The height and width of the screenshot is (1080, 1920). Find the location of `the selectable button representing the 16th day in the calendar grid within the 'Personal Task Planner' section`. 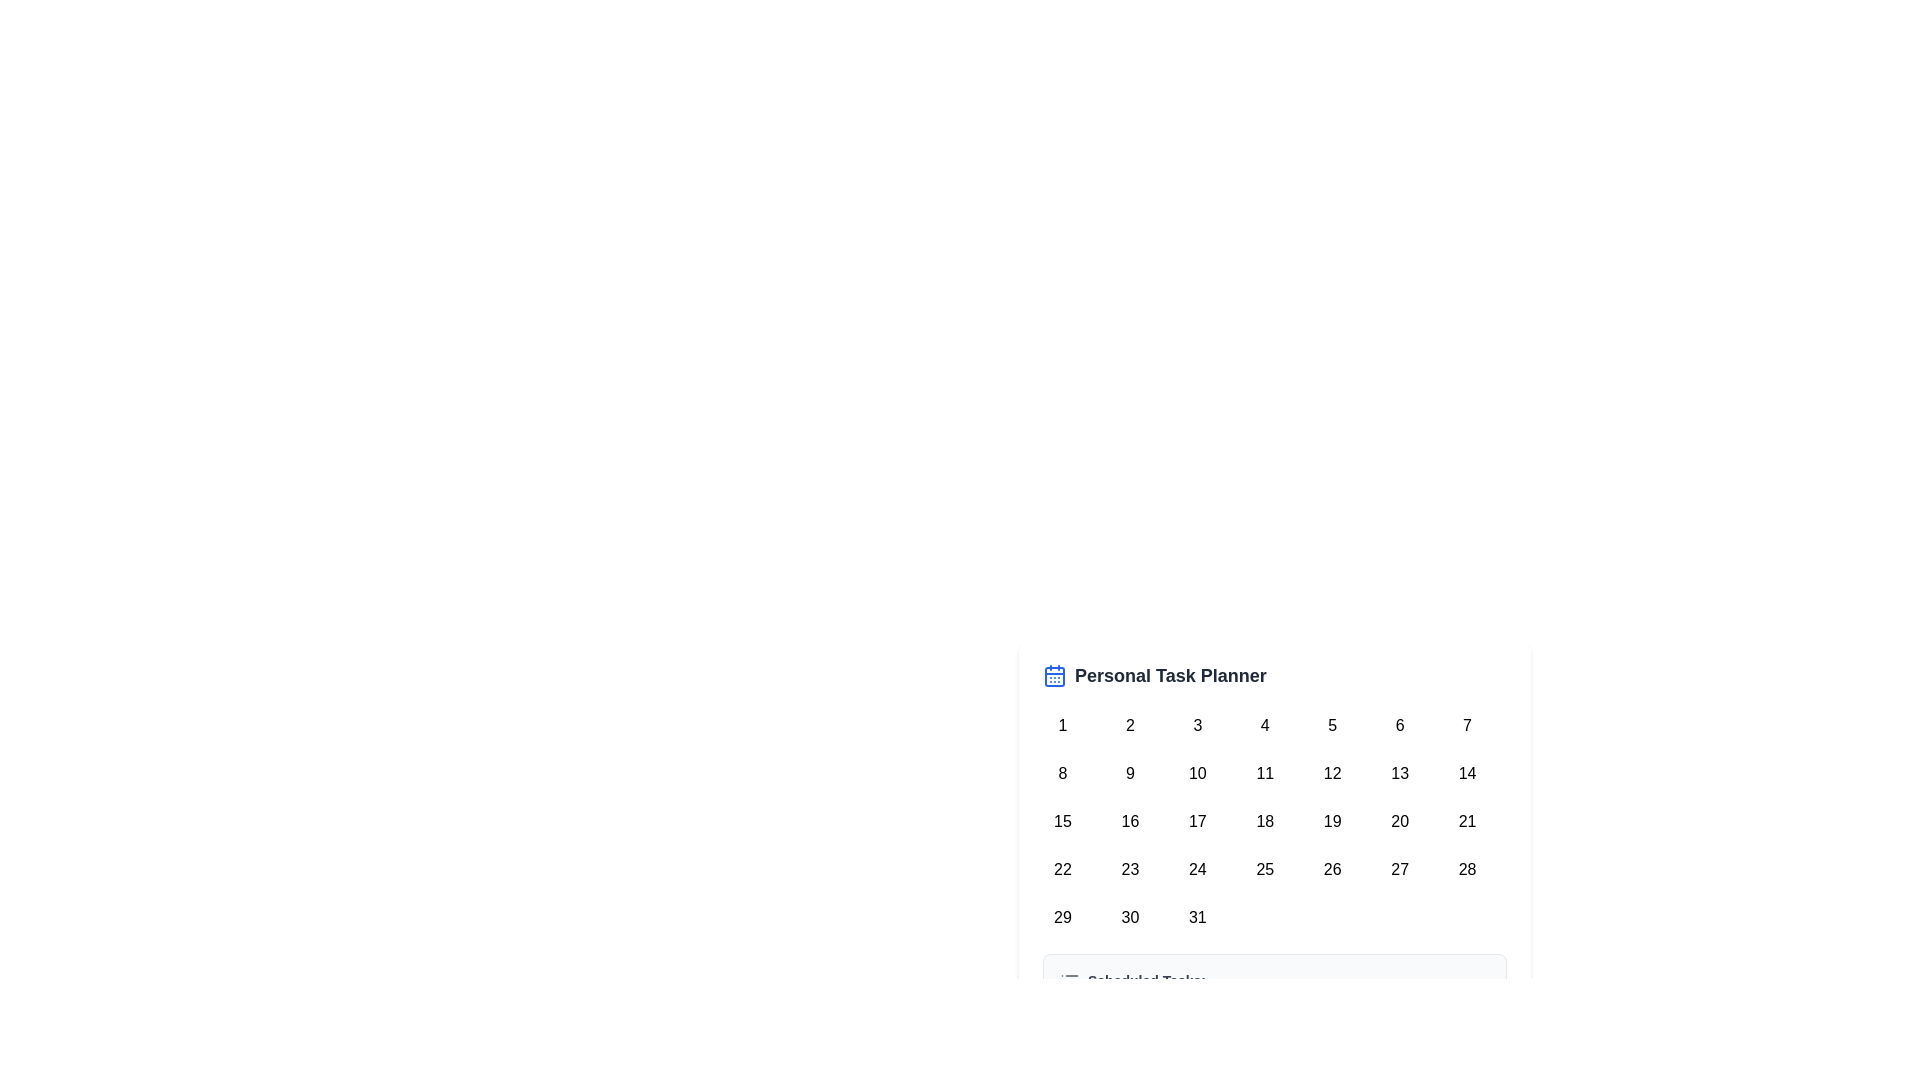

the selectable button representing the 16th day in the calendar grid within the 'Personal Task Planner' section is located at coordinates (1130, 821).